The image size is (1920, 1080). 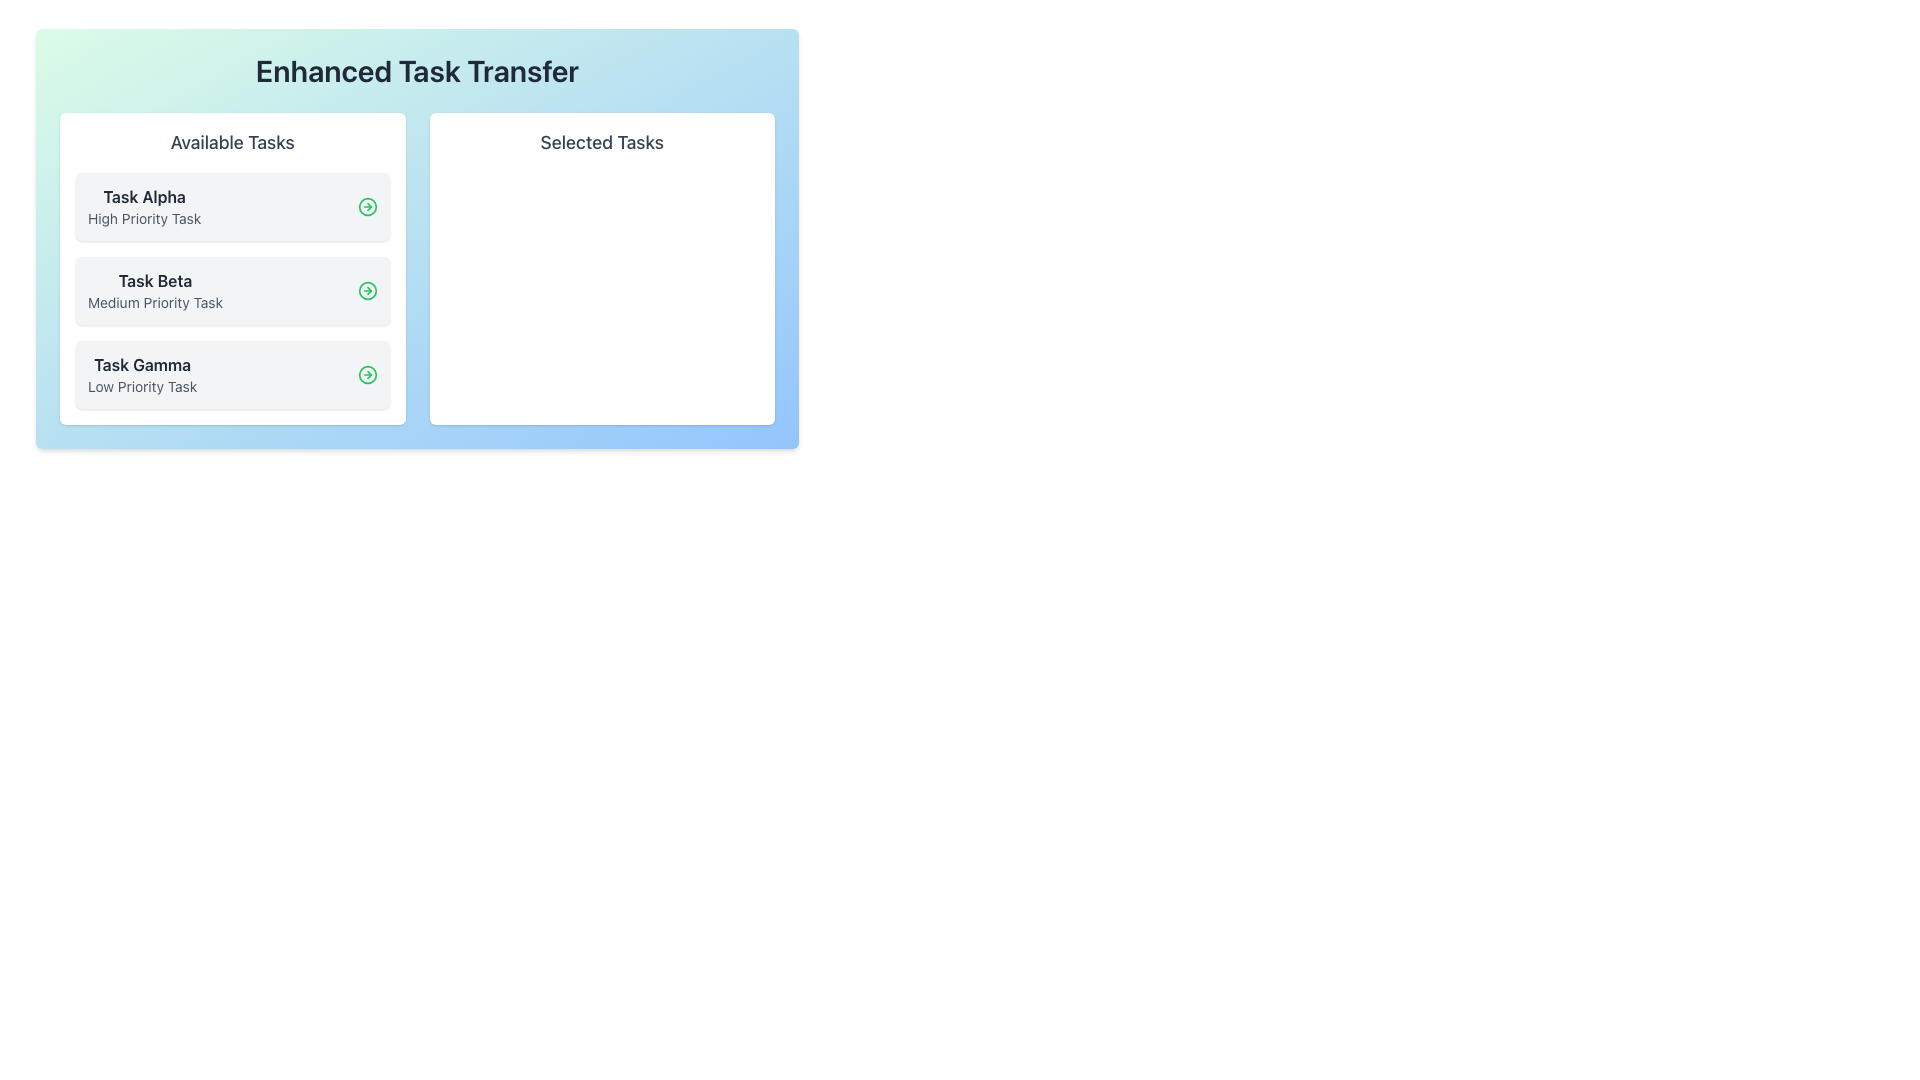 I want to click on the 'Task Beta' card in the 'Available Tasks' section, so click(x=232, y=290).